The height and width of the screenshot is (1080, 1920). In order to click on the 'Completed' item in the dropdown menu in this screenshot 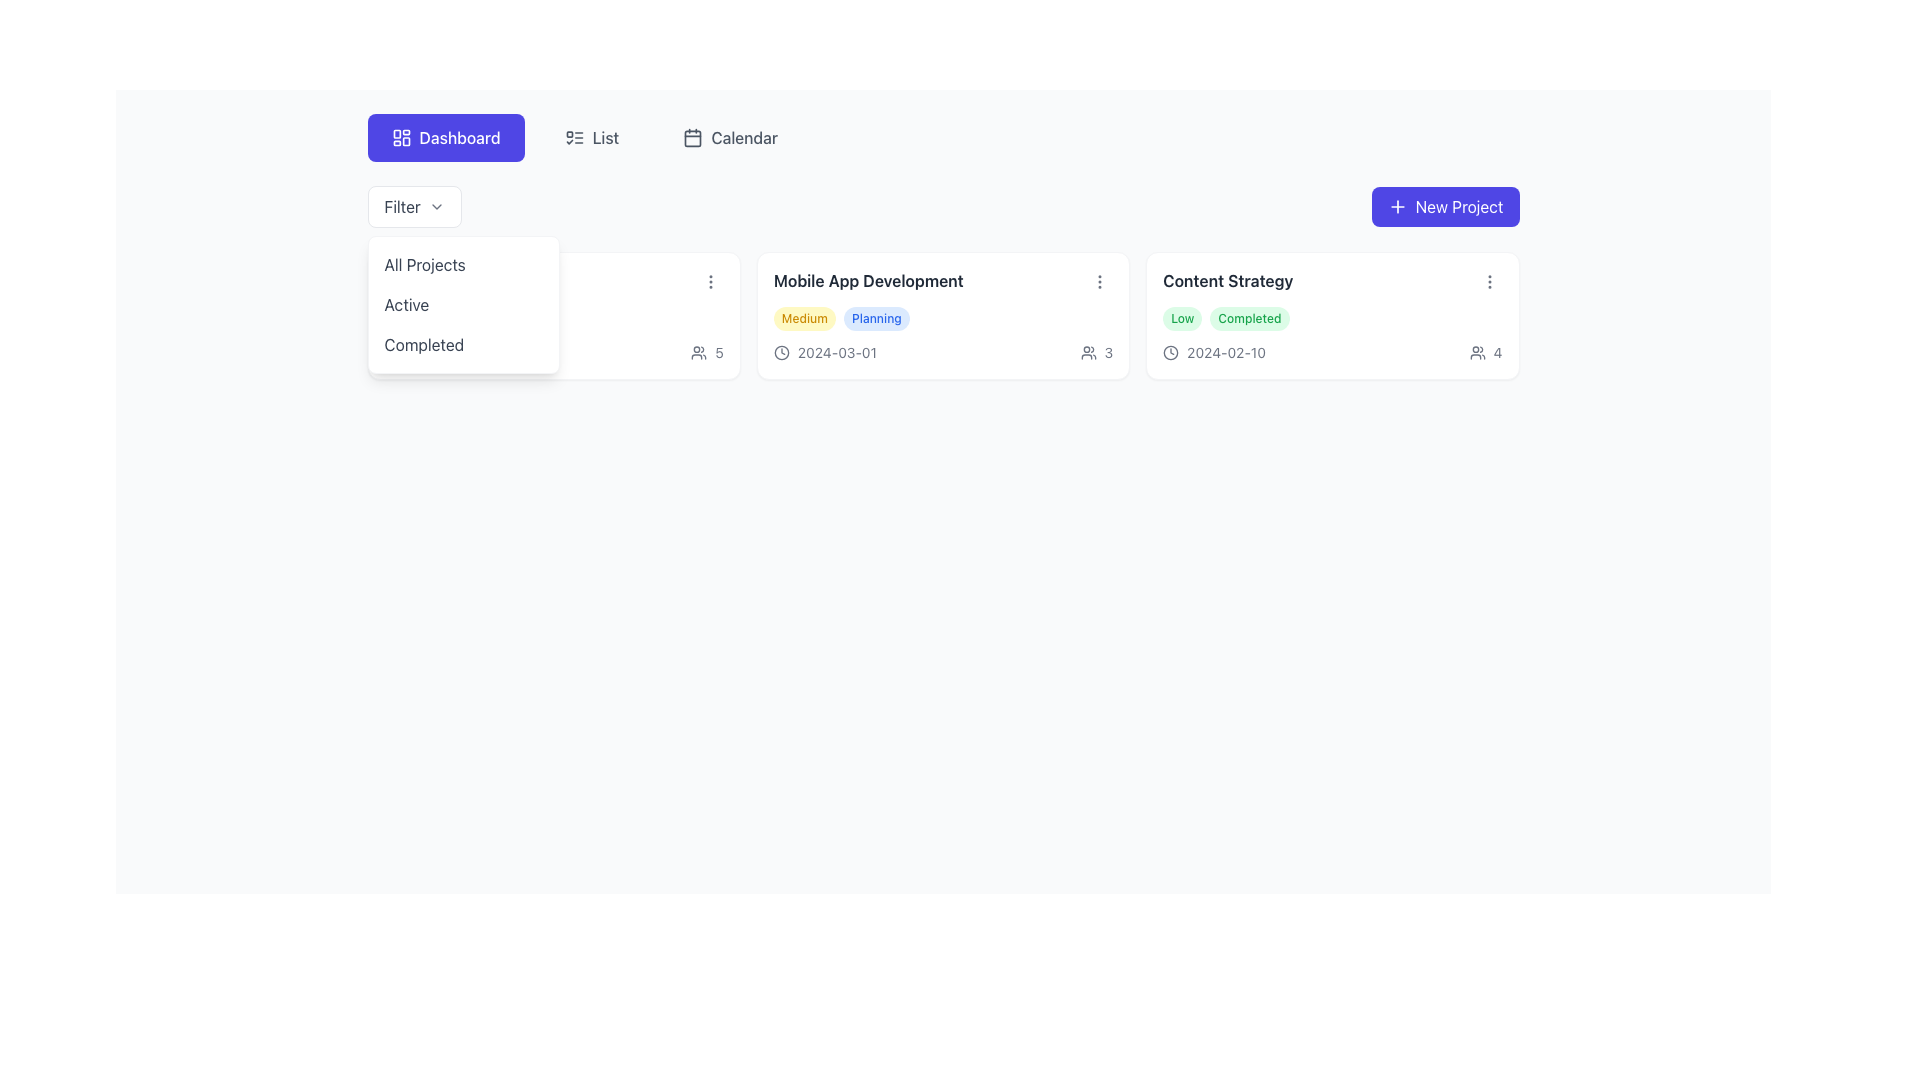, I will do `click(462, 343)`.